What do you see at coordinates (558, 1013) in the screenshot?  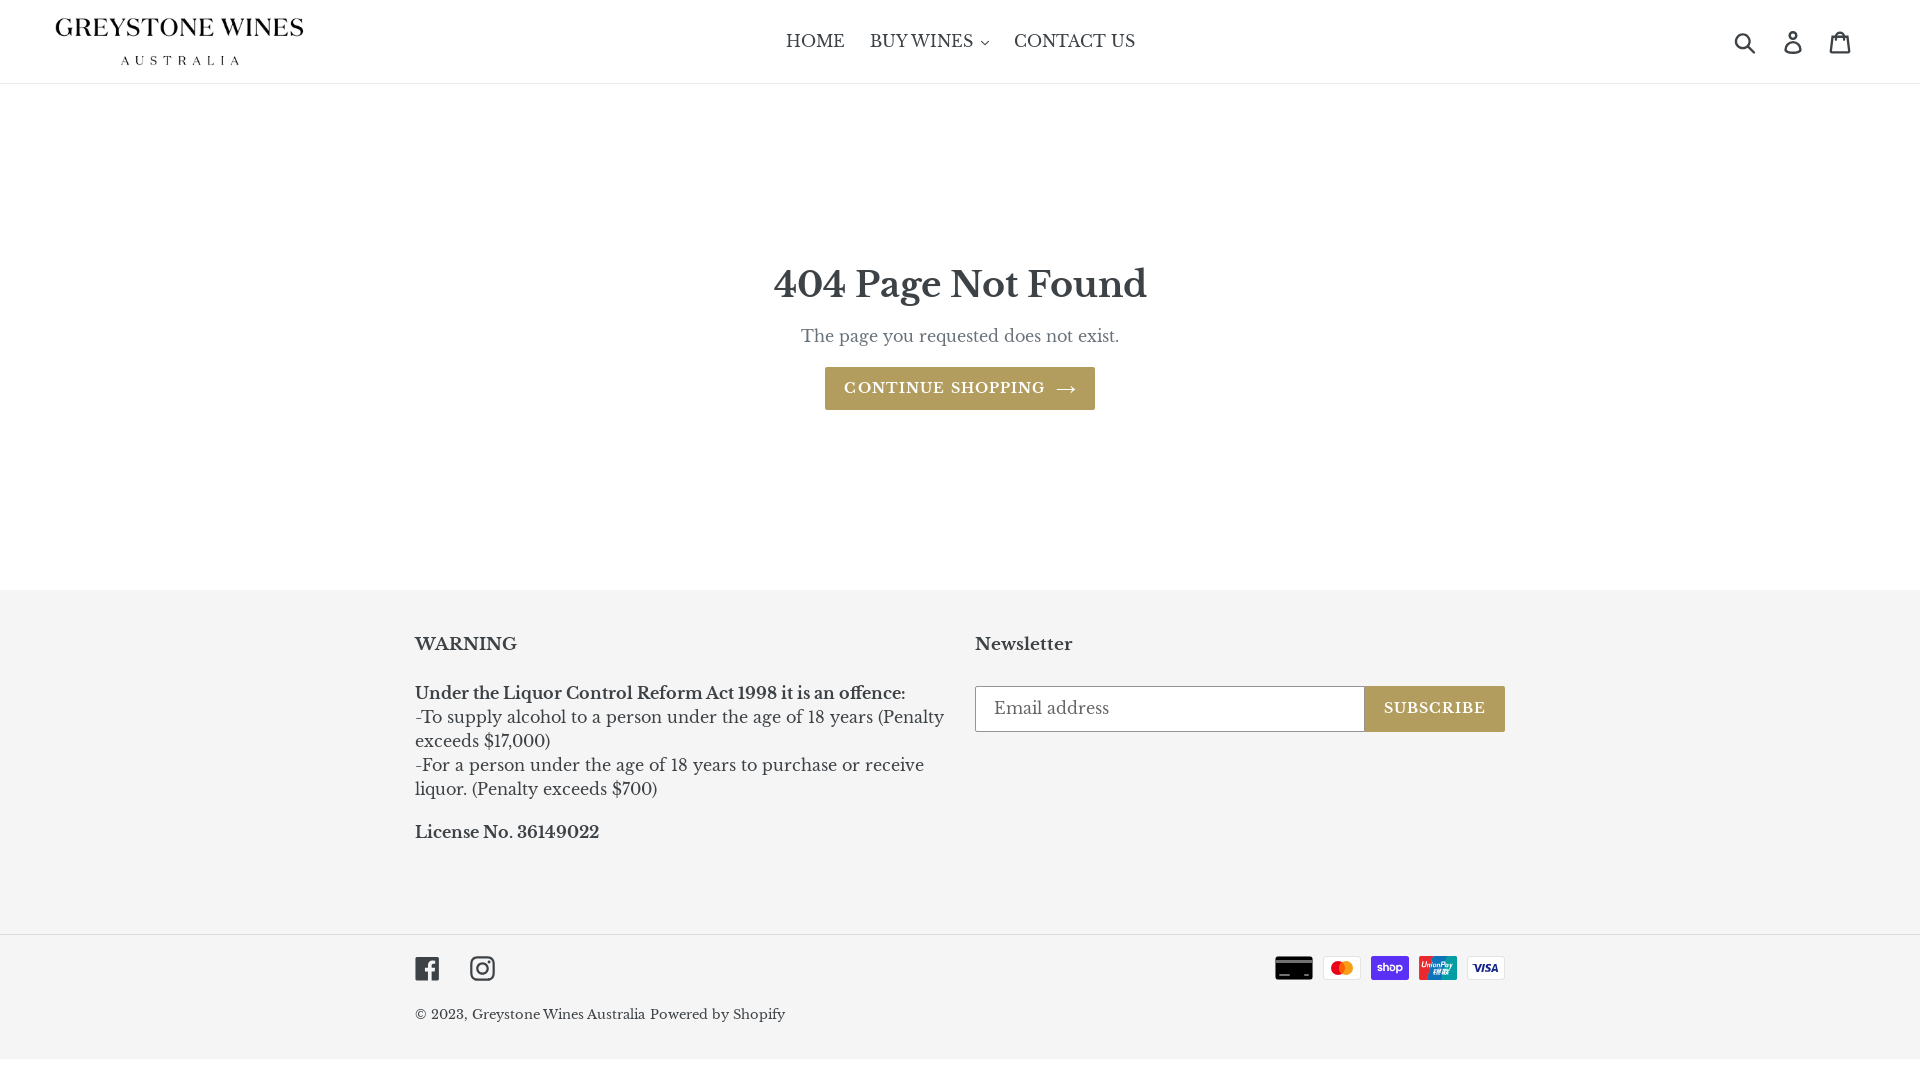 I see `'Greystone Wines Australia'` at bounding box center [558, 1013].